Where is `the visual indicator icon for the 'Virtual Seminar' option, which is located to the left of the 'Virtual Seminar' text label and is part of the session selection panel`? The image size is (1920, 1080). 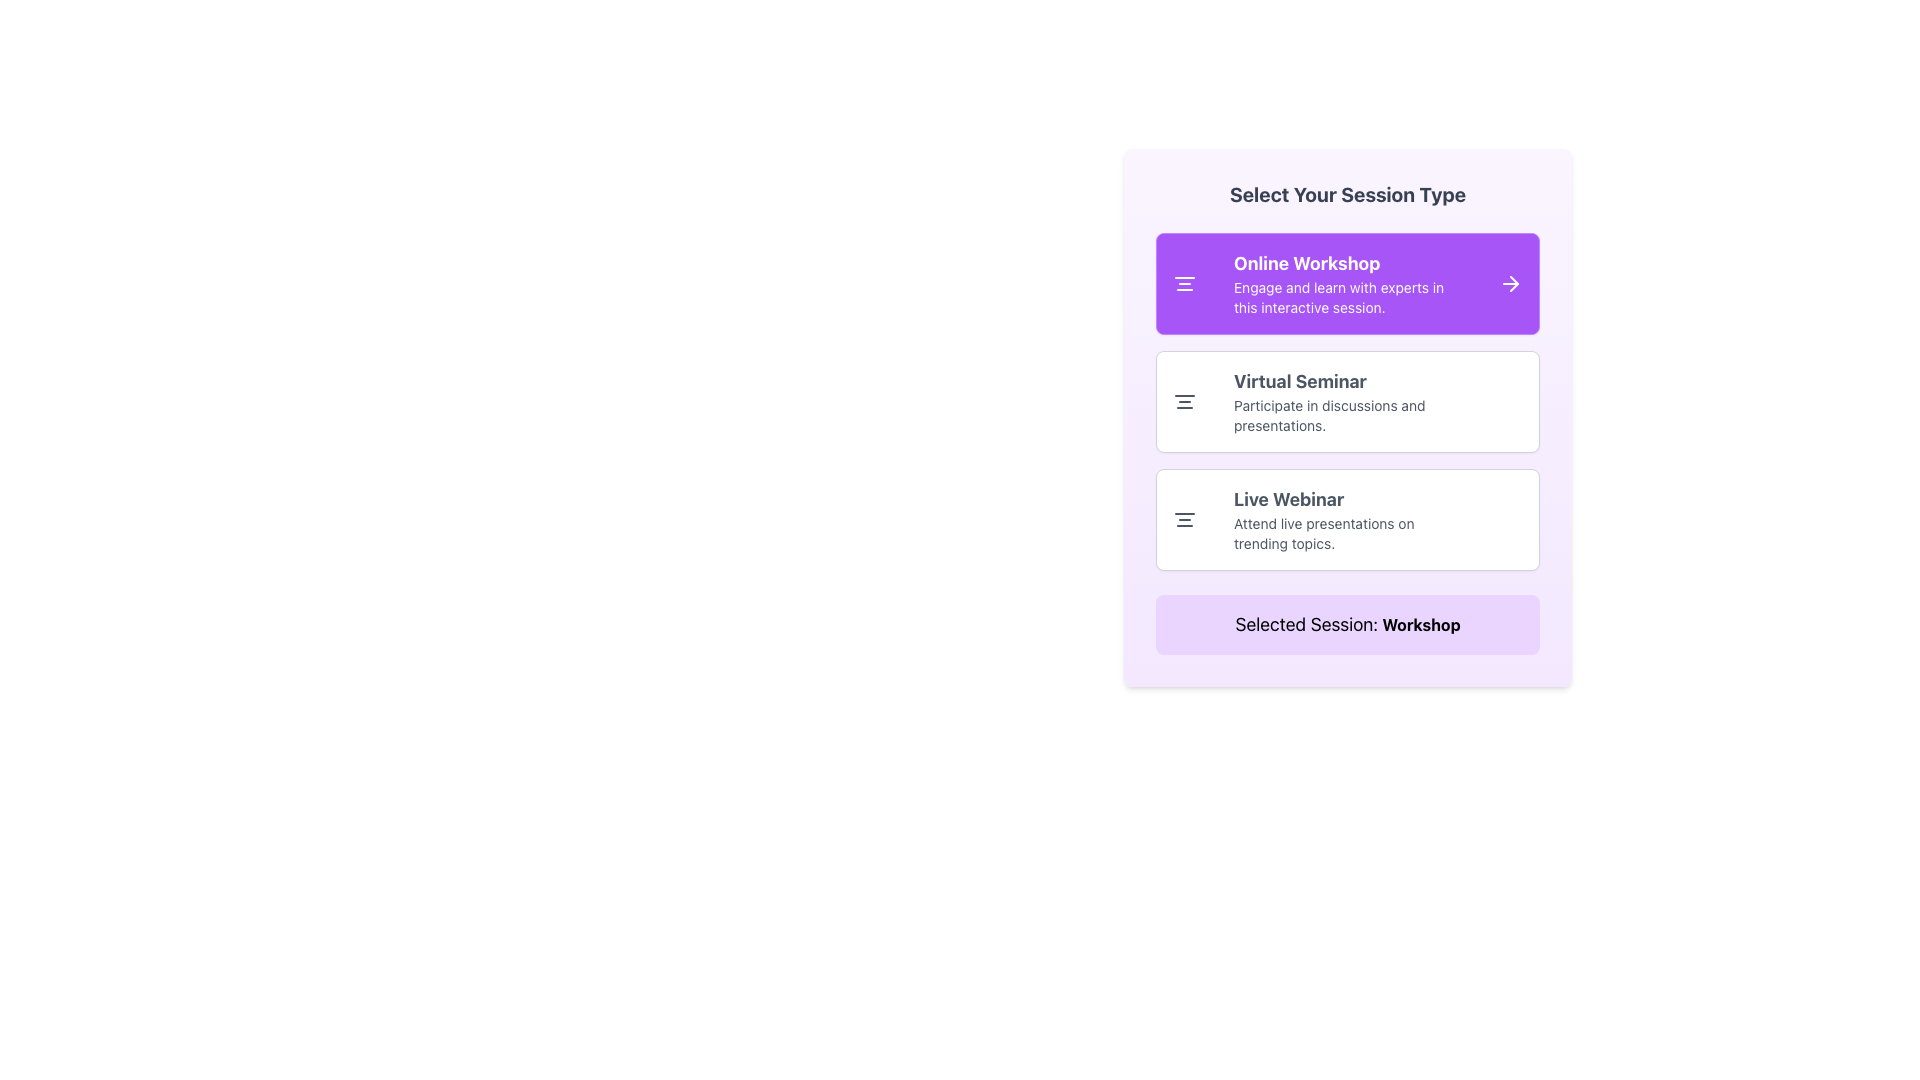
the visual indicator icon for the 'Virtual Seminar' option, which is located to the left of the 'Virtual Seminar' text label and is part of the session selection panel is located at coordinates (1185, 401).